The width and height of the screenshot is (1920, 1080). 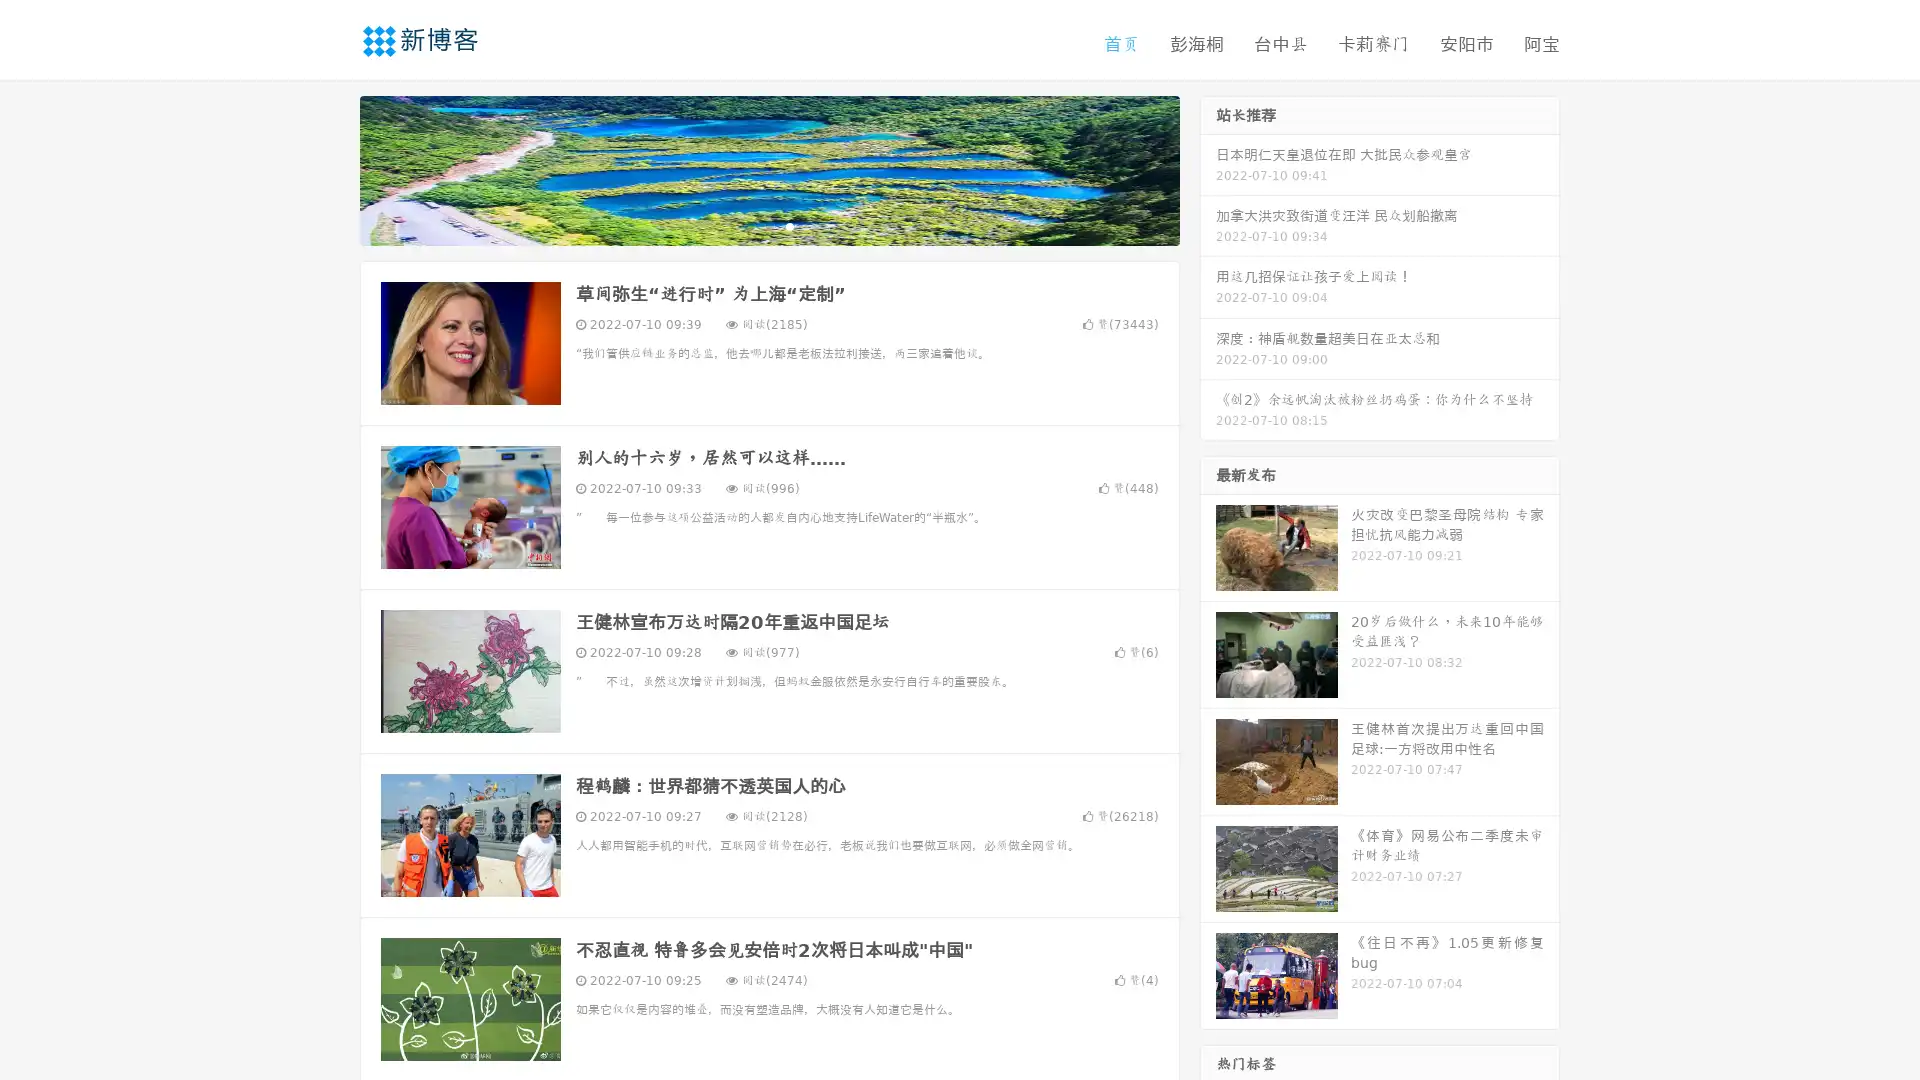 What do you see at coordinates (330, 168) in the screenshot?
I see `Previous slide` at bounding box center [330, 168].